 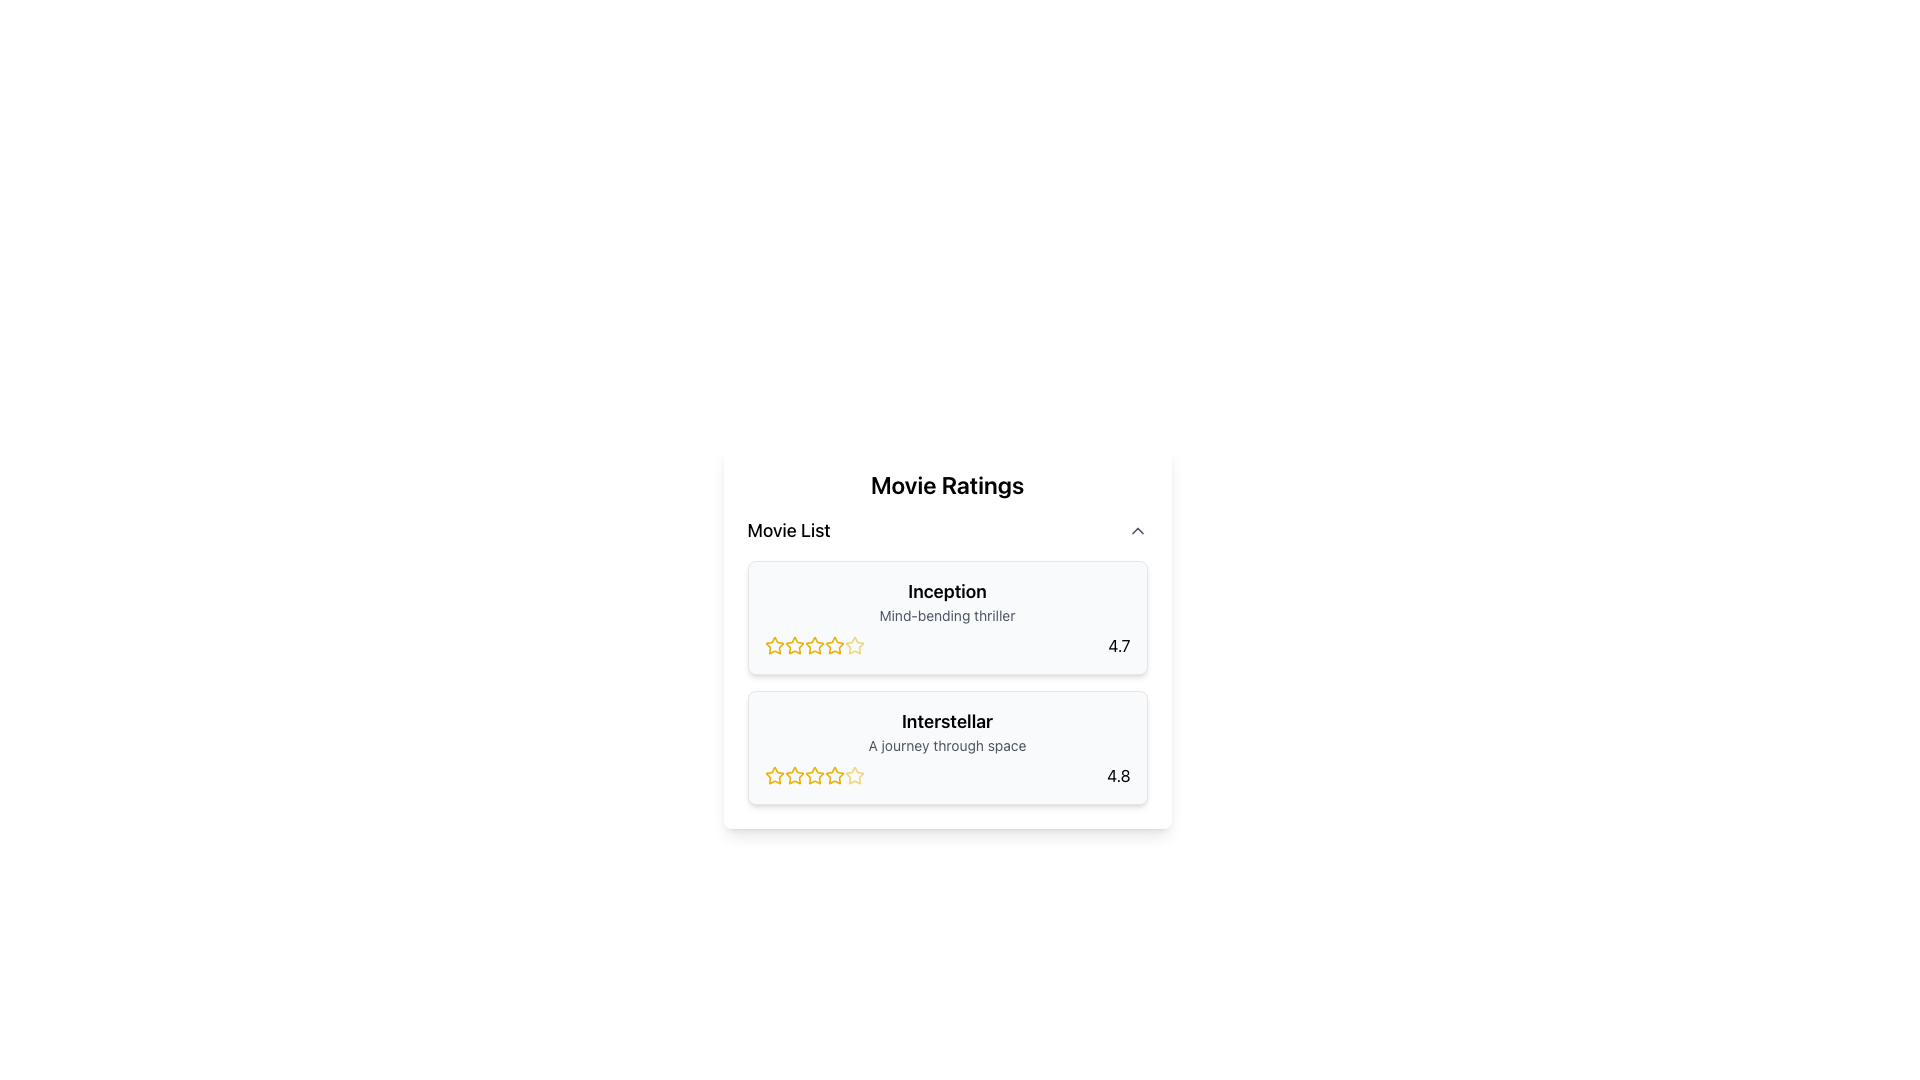 I want to click on the first yellow star-shaped rating icon to rate the movie 'Inception' in the 'Movie Ratings' interface, so click(x=793, y=645).